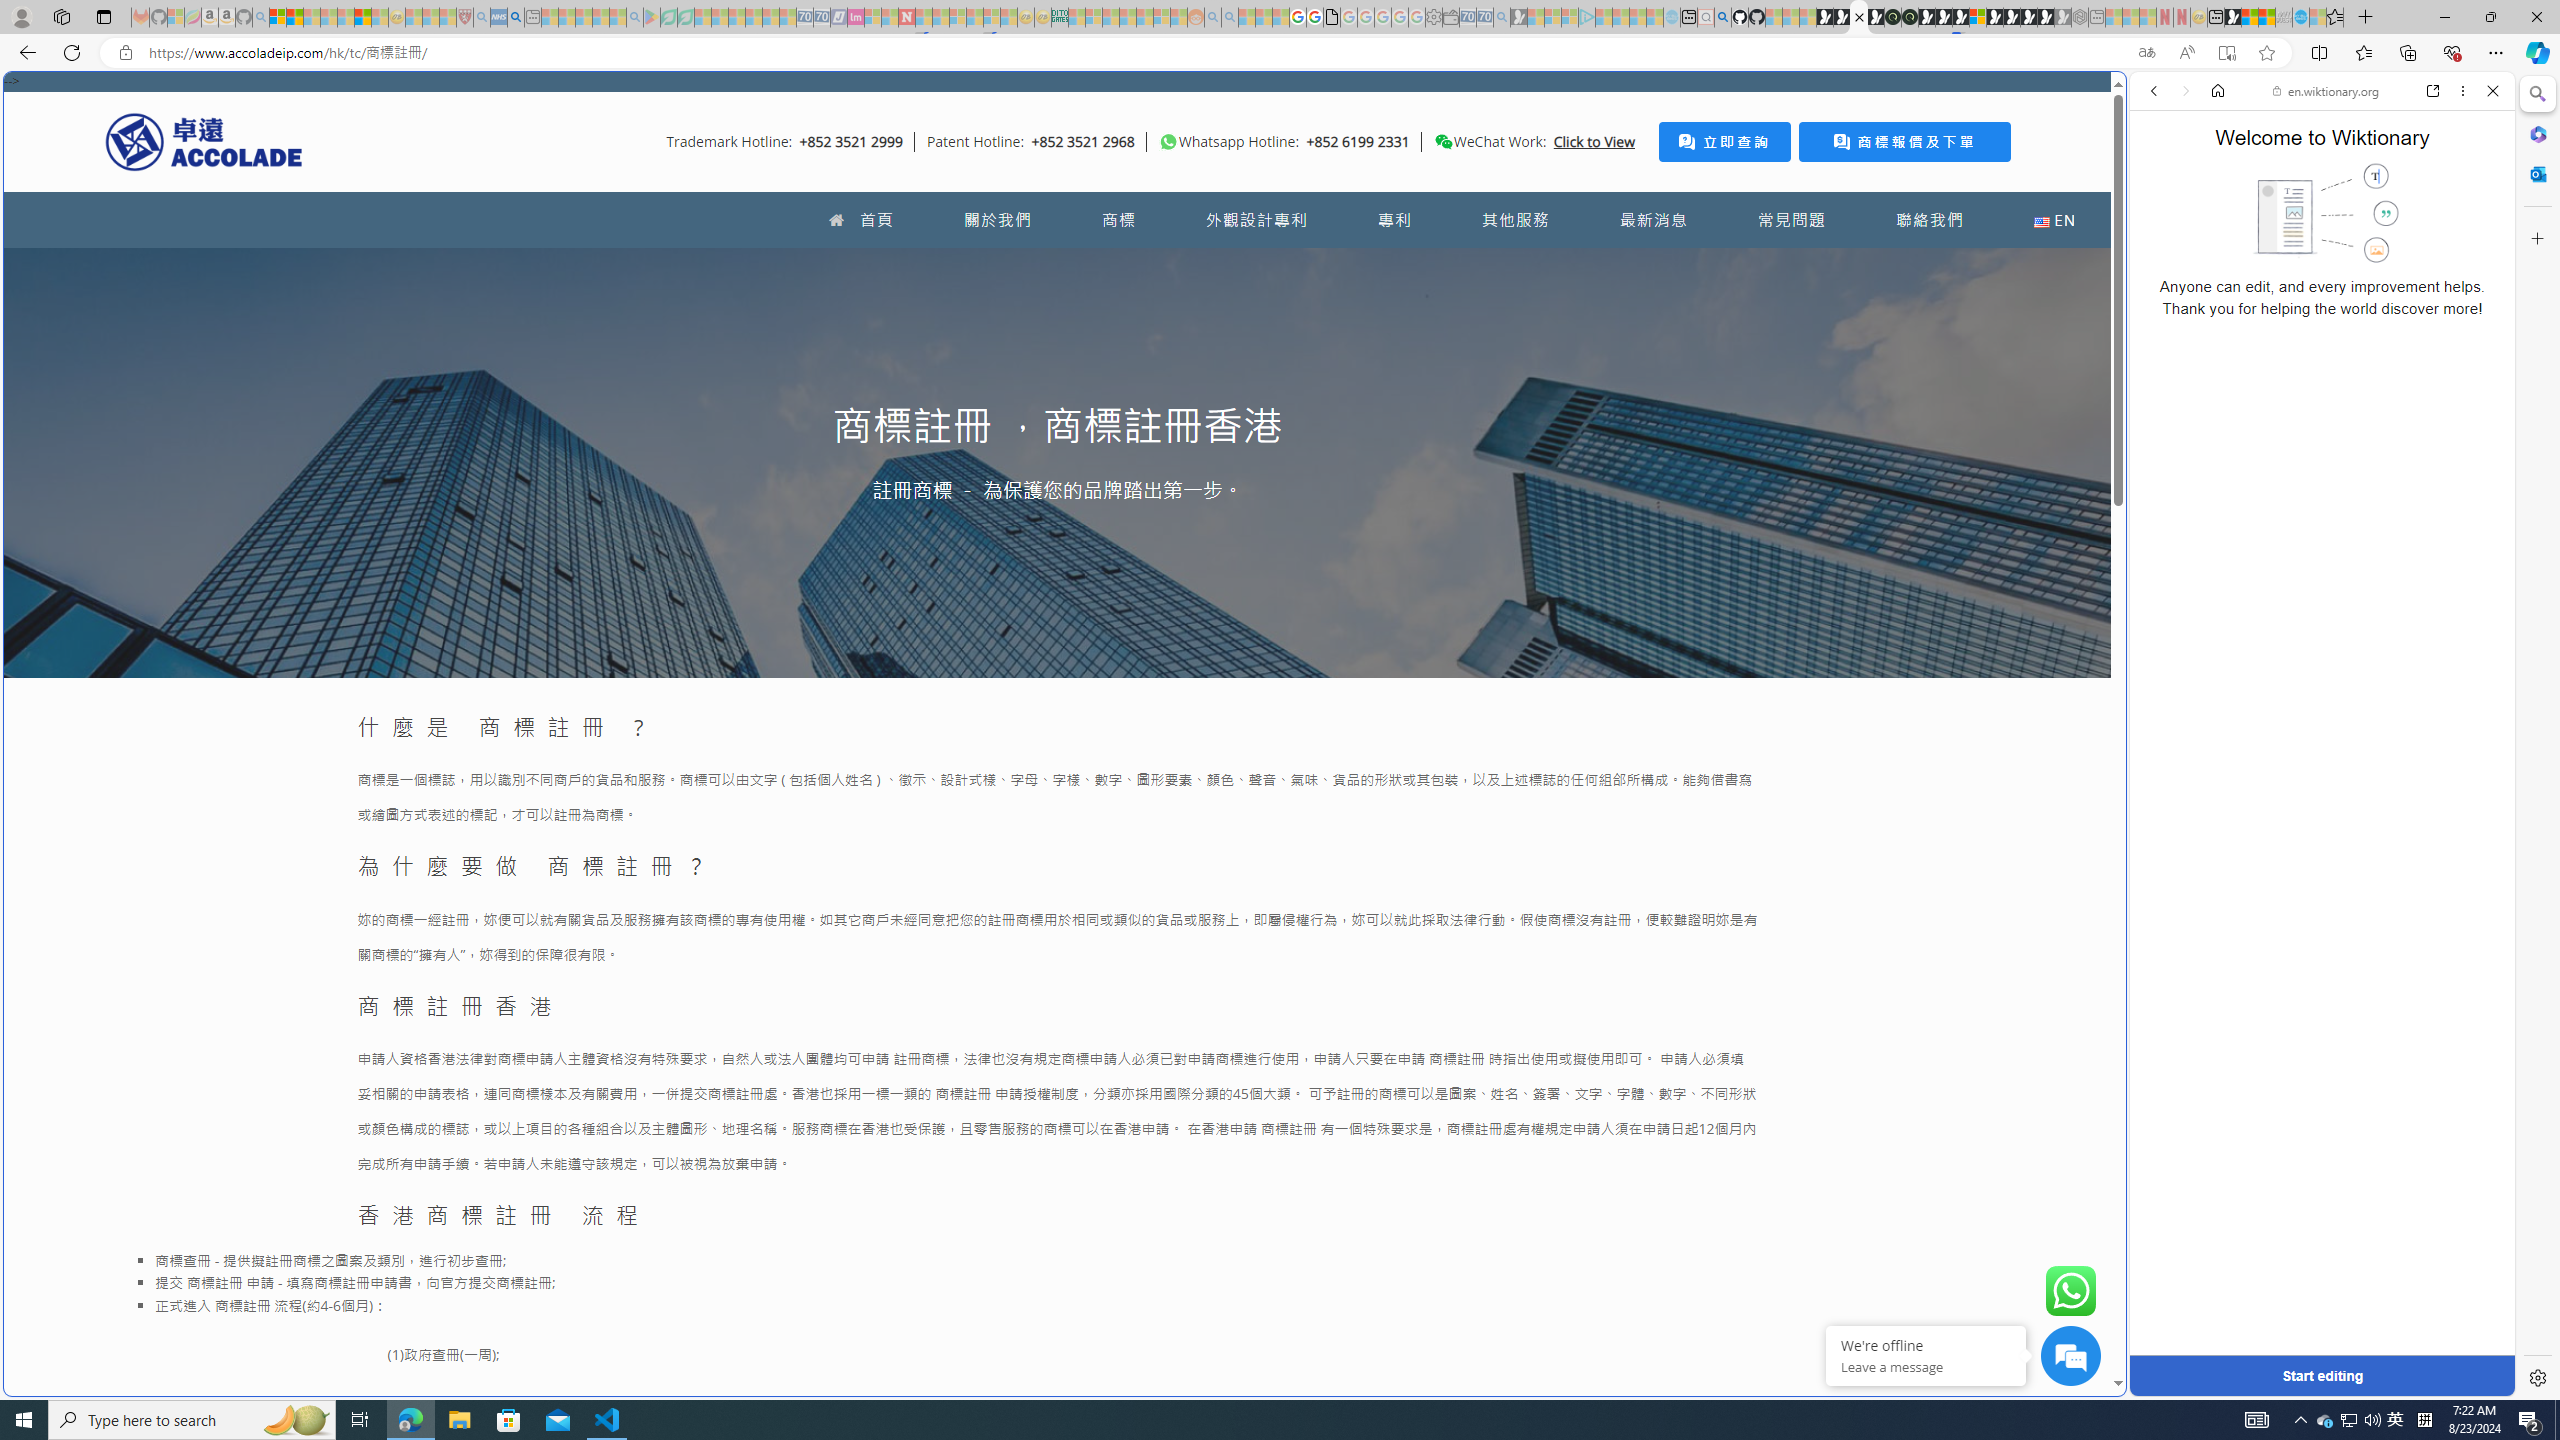 The width and height of the screenshot is (2560, 1440). What do you see at coordinates (1671, 16) in the screenshot?
I see `'Home | Sky Blue Bikes - Sky Blue Bikes - Sleeping'` at bounding box center [1671, 16].